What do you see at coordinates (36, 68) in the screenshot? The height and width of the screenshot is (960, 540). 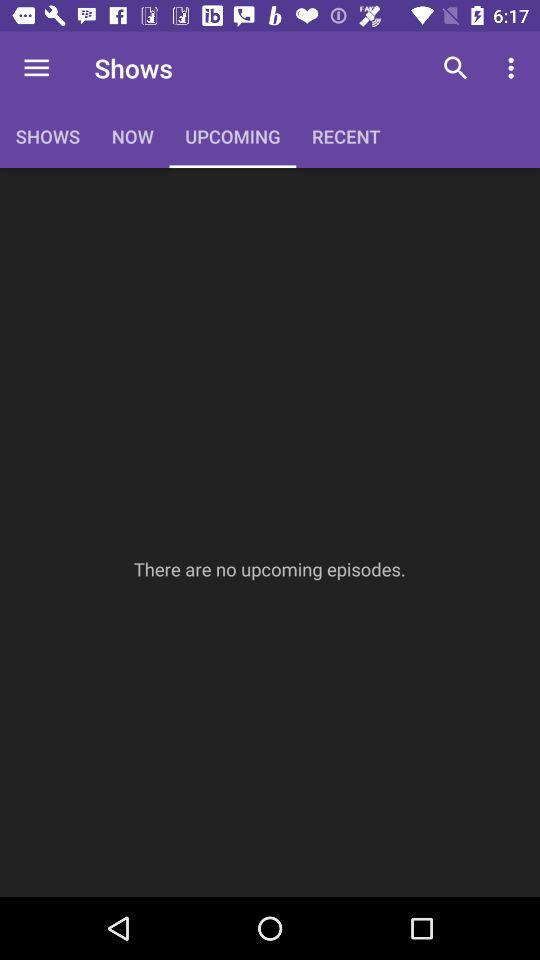 I see `the icon to the left of the shows item` at bounding box center [36, 68].